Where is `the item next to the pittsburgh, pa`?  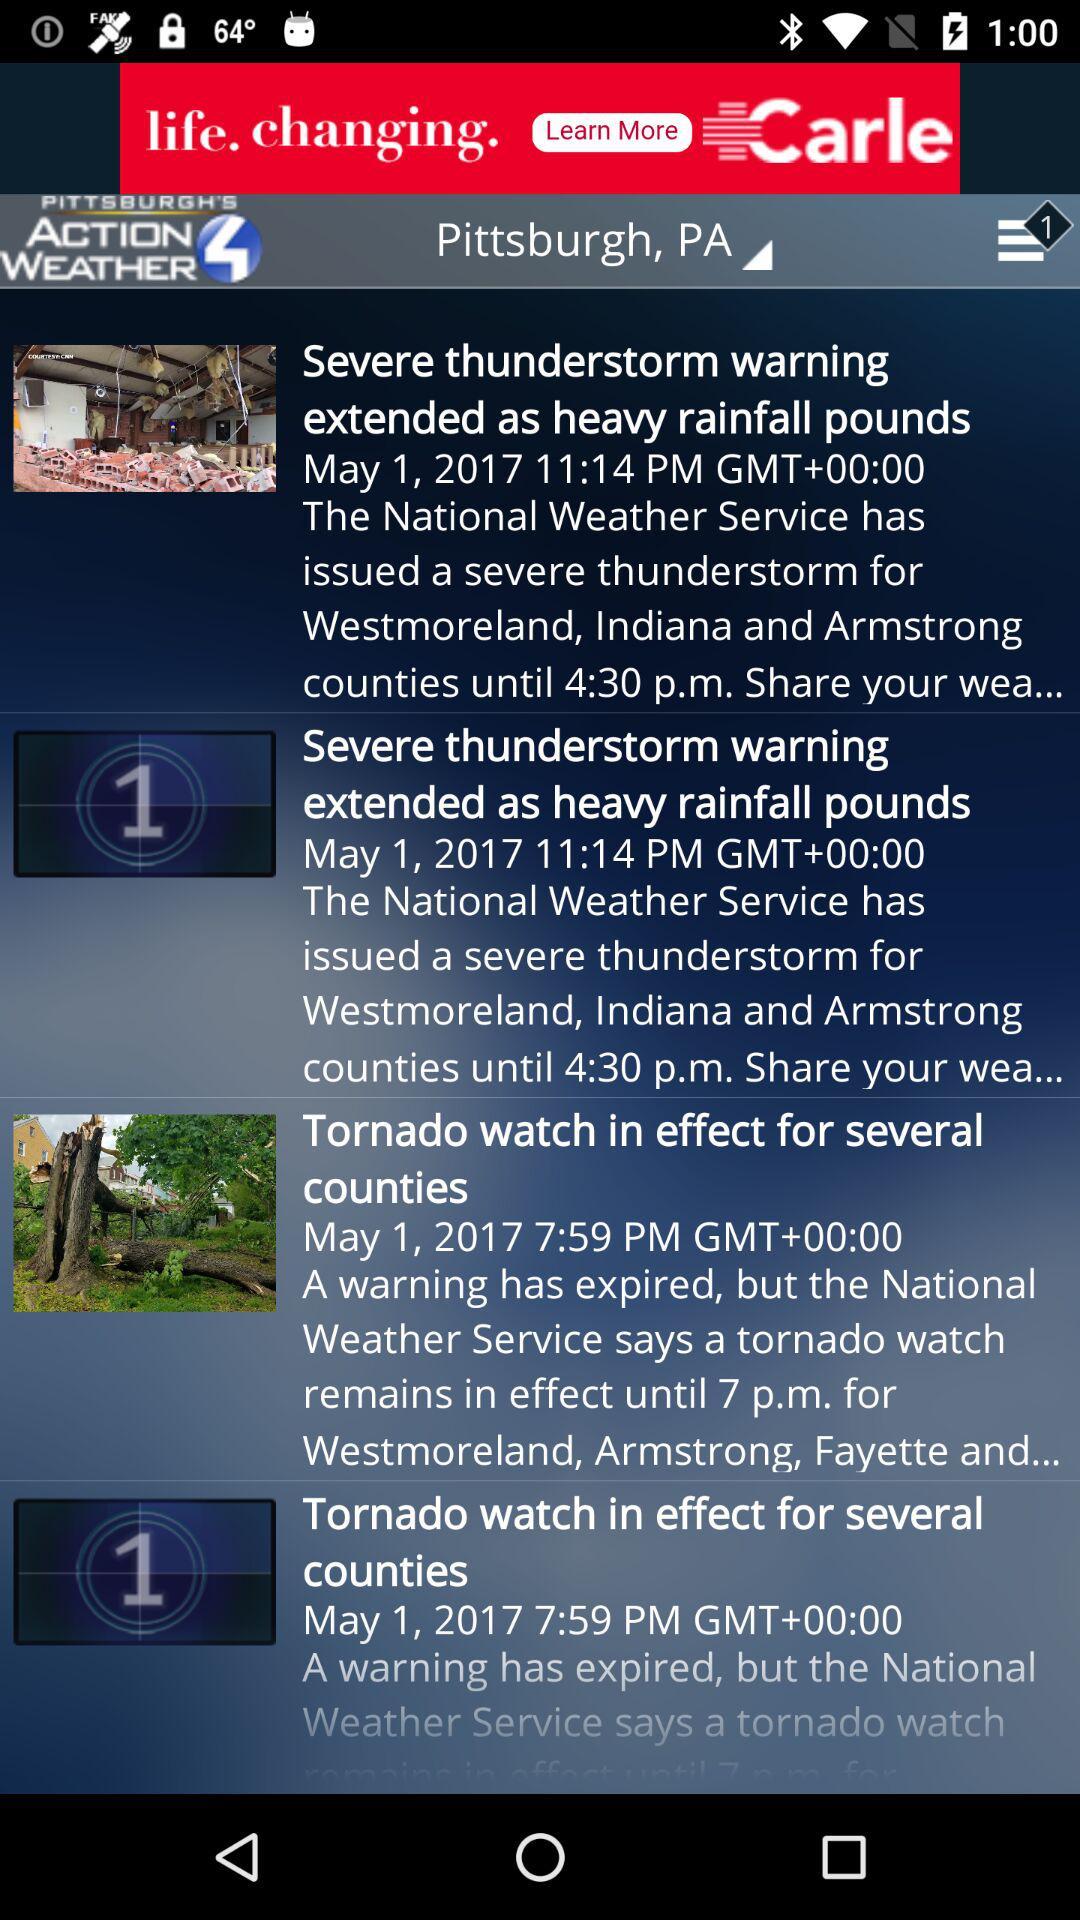
the item next to the pittsburgh, pa is located at coordinates (131, 240).